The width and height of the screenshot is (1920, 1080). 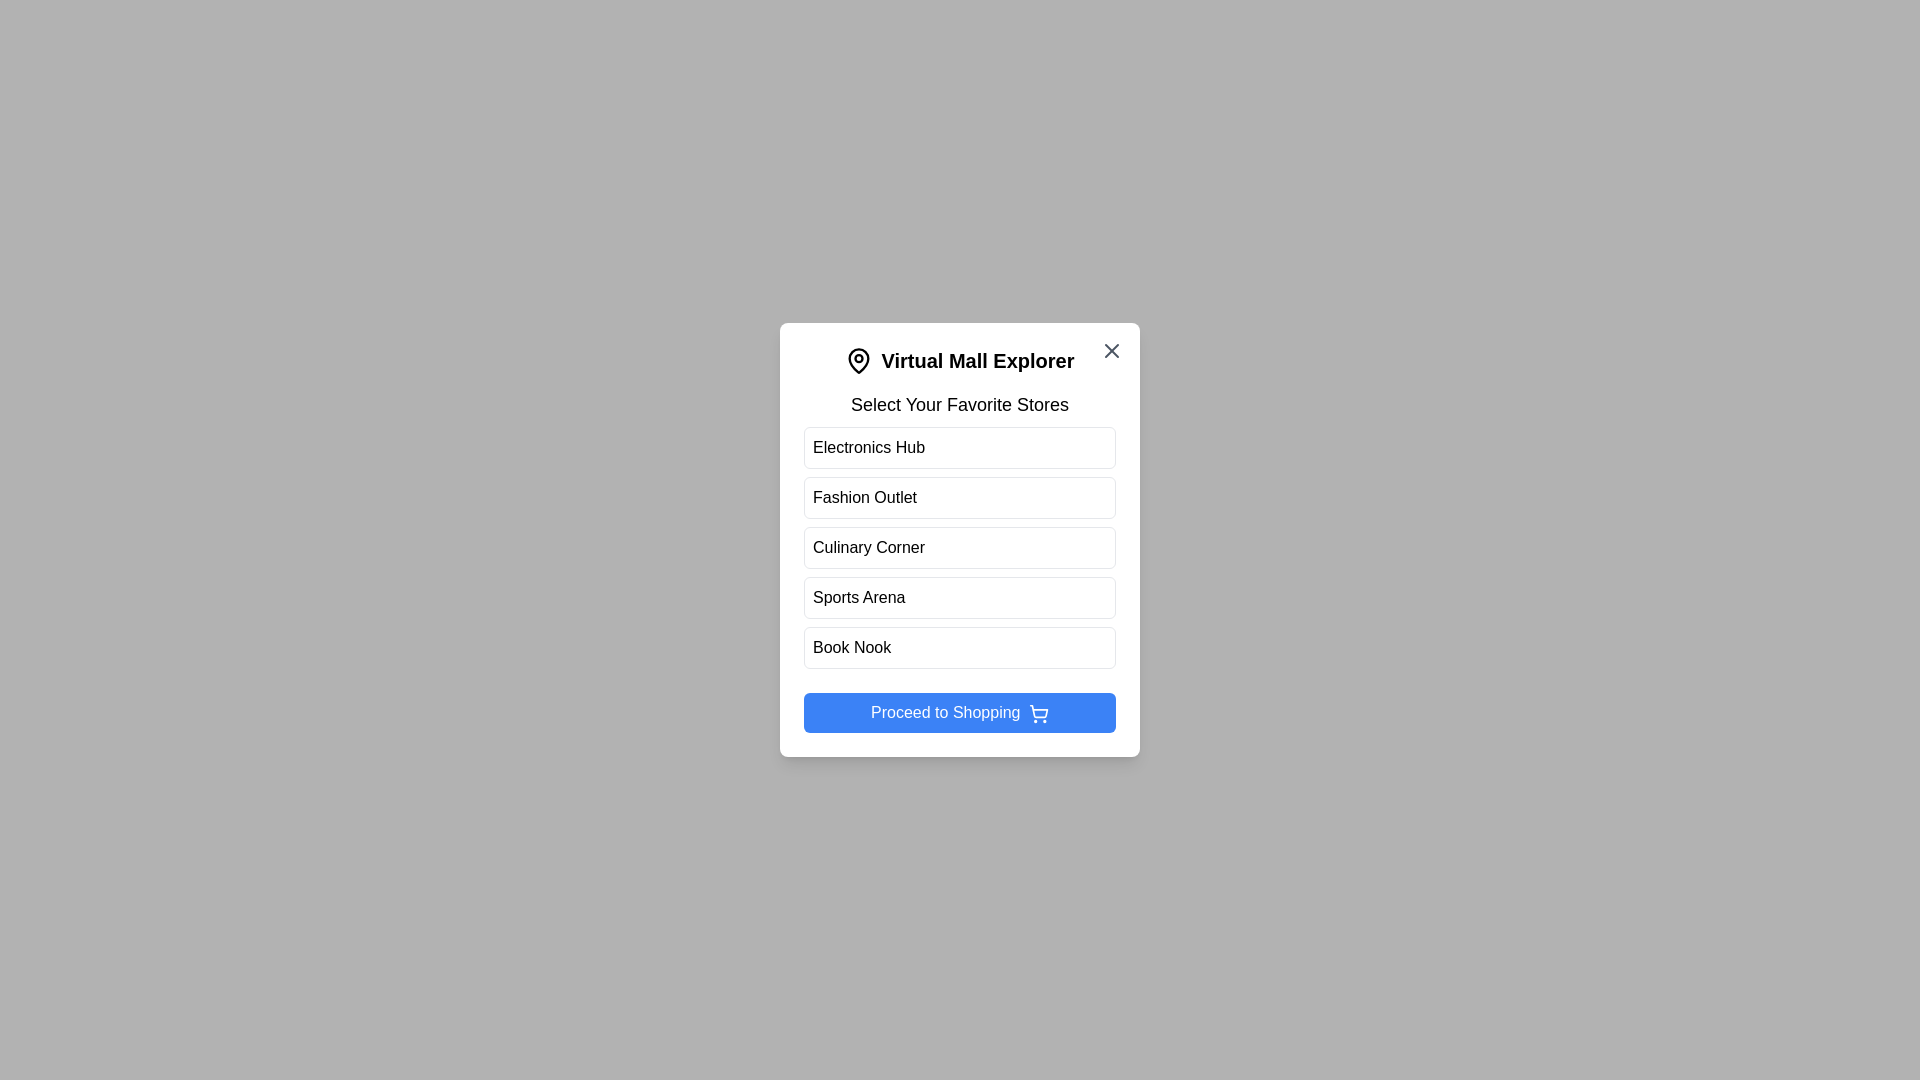 I want to click on the third item in the vertical list of labeled blocks within the modal window, so click(x=960, y=547).